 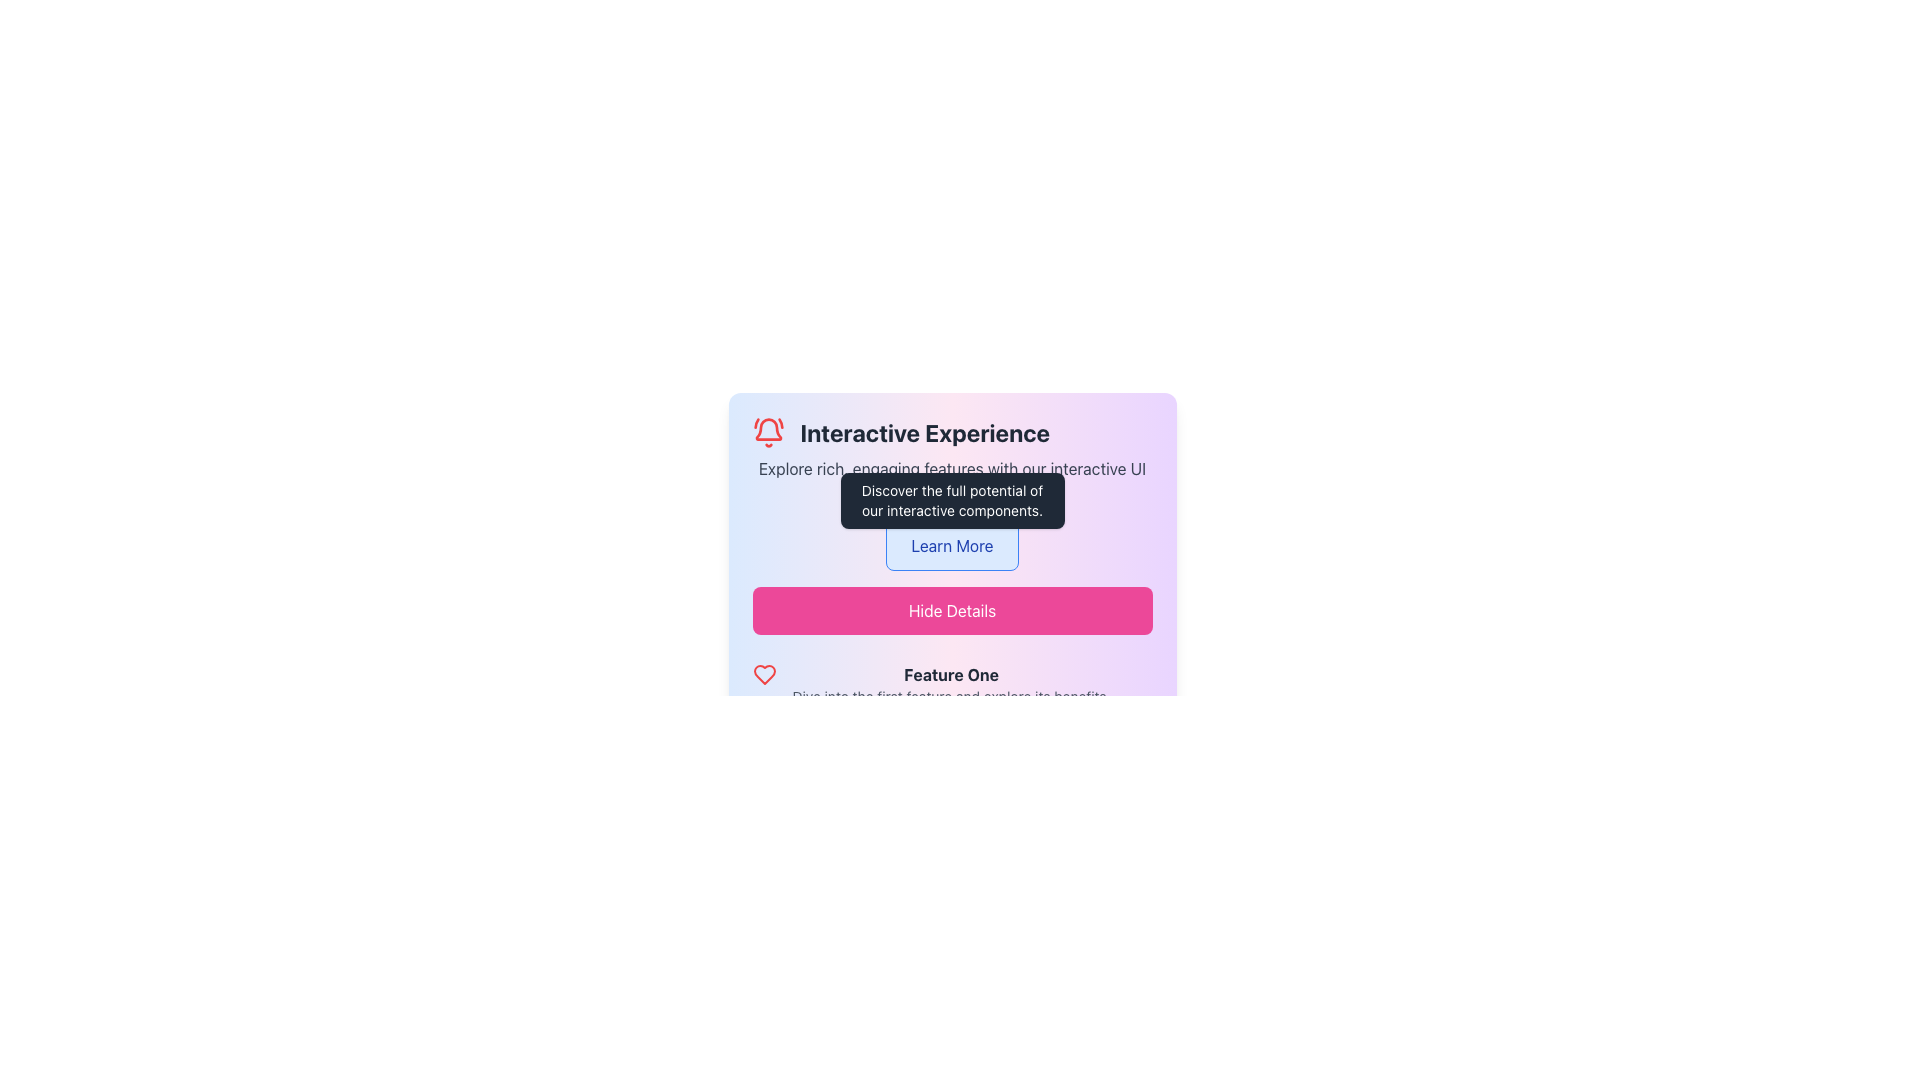 What do you see at coordinates (951, 729) in the screenshot?
I see `the Informational Section located directly beneath the 'Hide Details' button in the 'Interactive Experience' section` at bounding box center [951, 729].